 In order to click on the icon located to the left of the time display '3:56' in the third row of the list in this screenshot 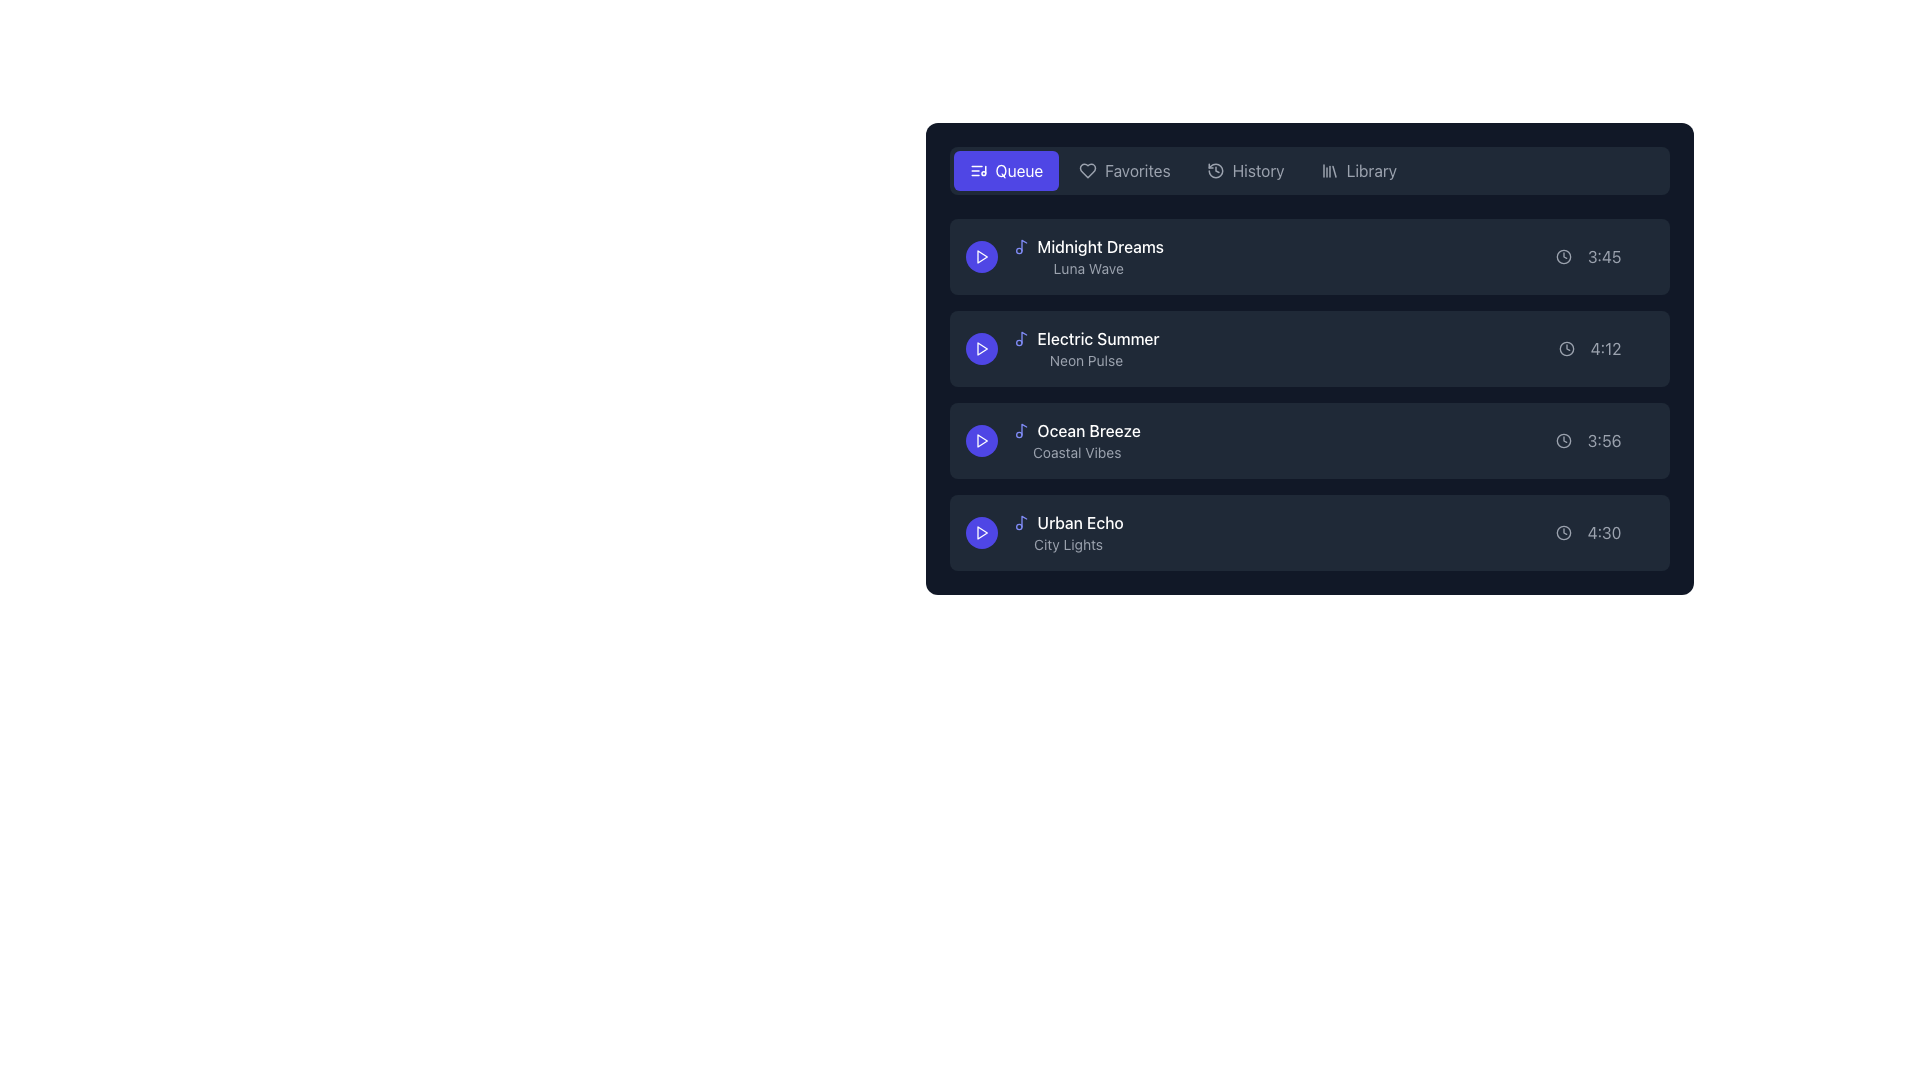, I will do `click(1562, 439)`.